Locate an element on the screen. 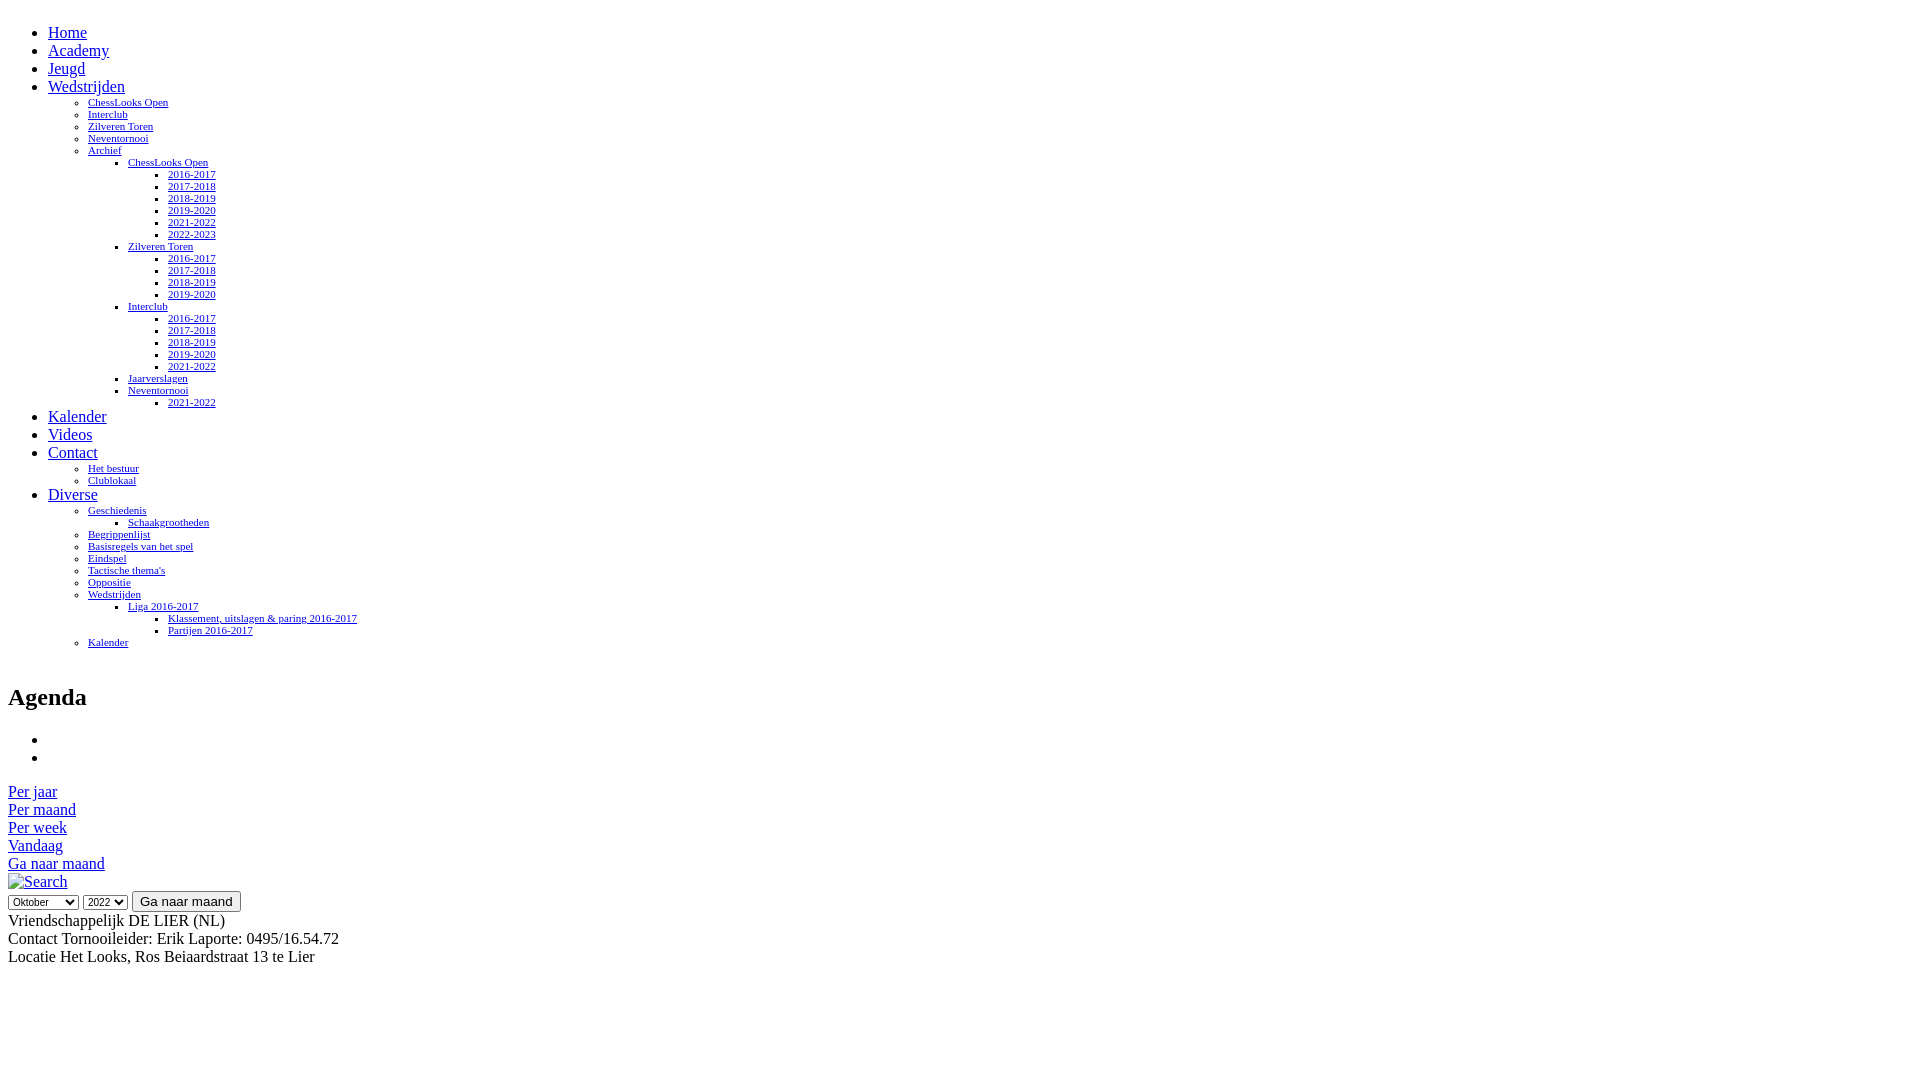  'Interclub' is located at coordinates (106, 114).